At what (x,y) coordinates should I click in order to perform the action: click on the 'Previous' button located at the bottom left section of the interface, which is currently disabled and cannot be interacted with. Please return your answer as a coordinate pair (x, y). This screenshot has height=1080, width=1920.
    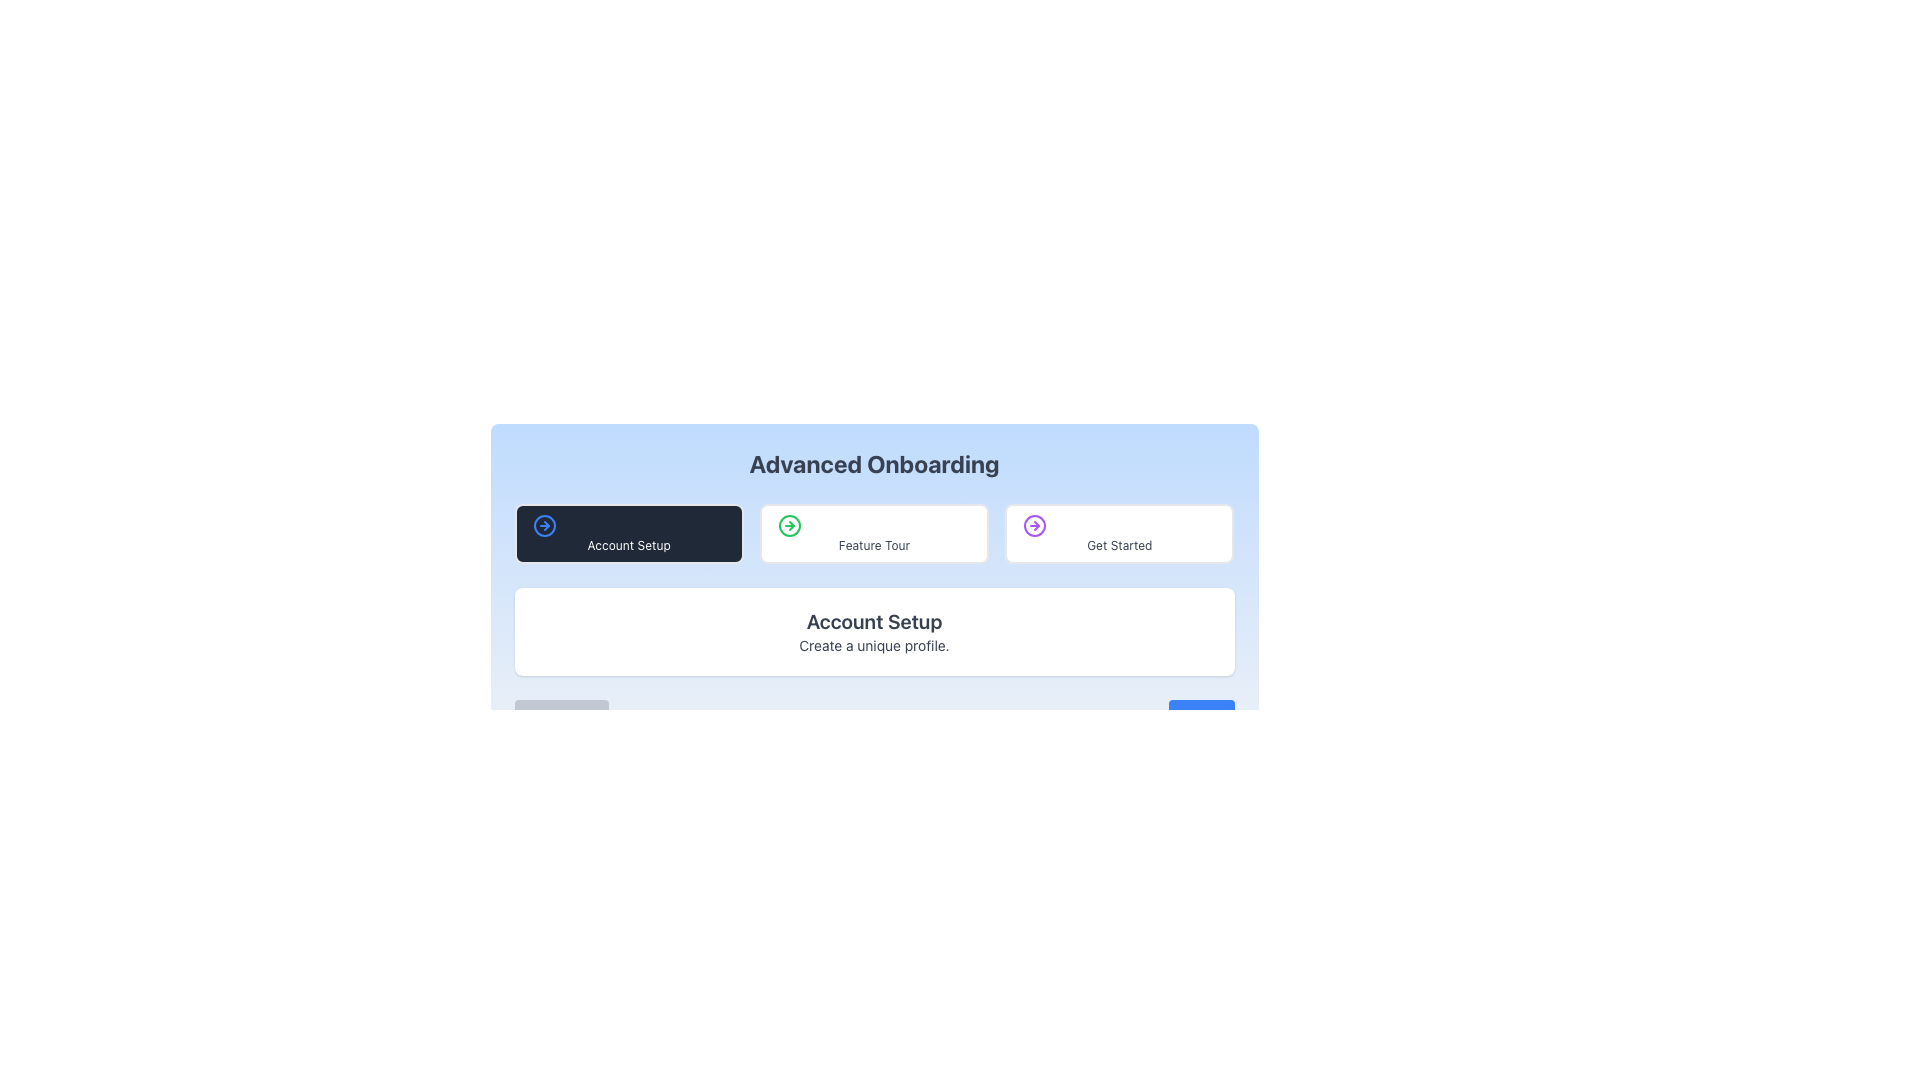
    Looking at the image, I should click on (560, 732).